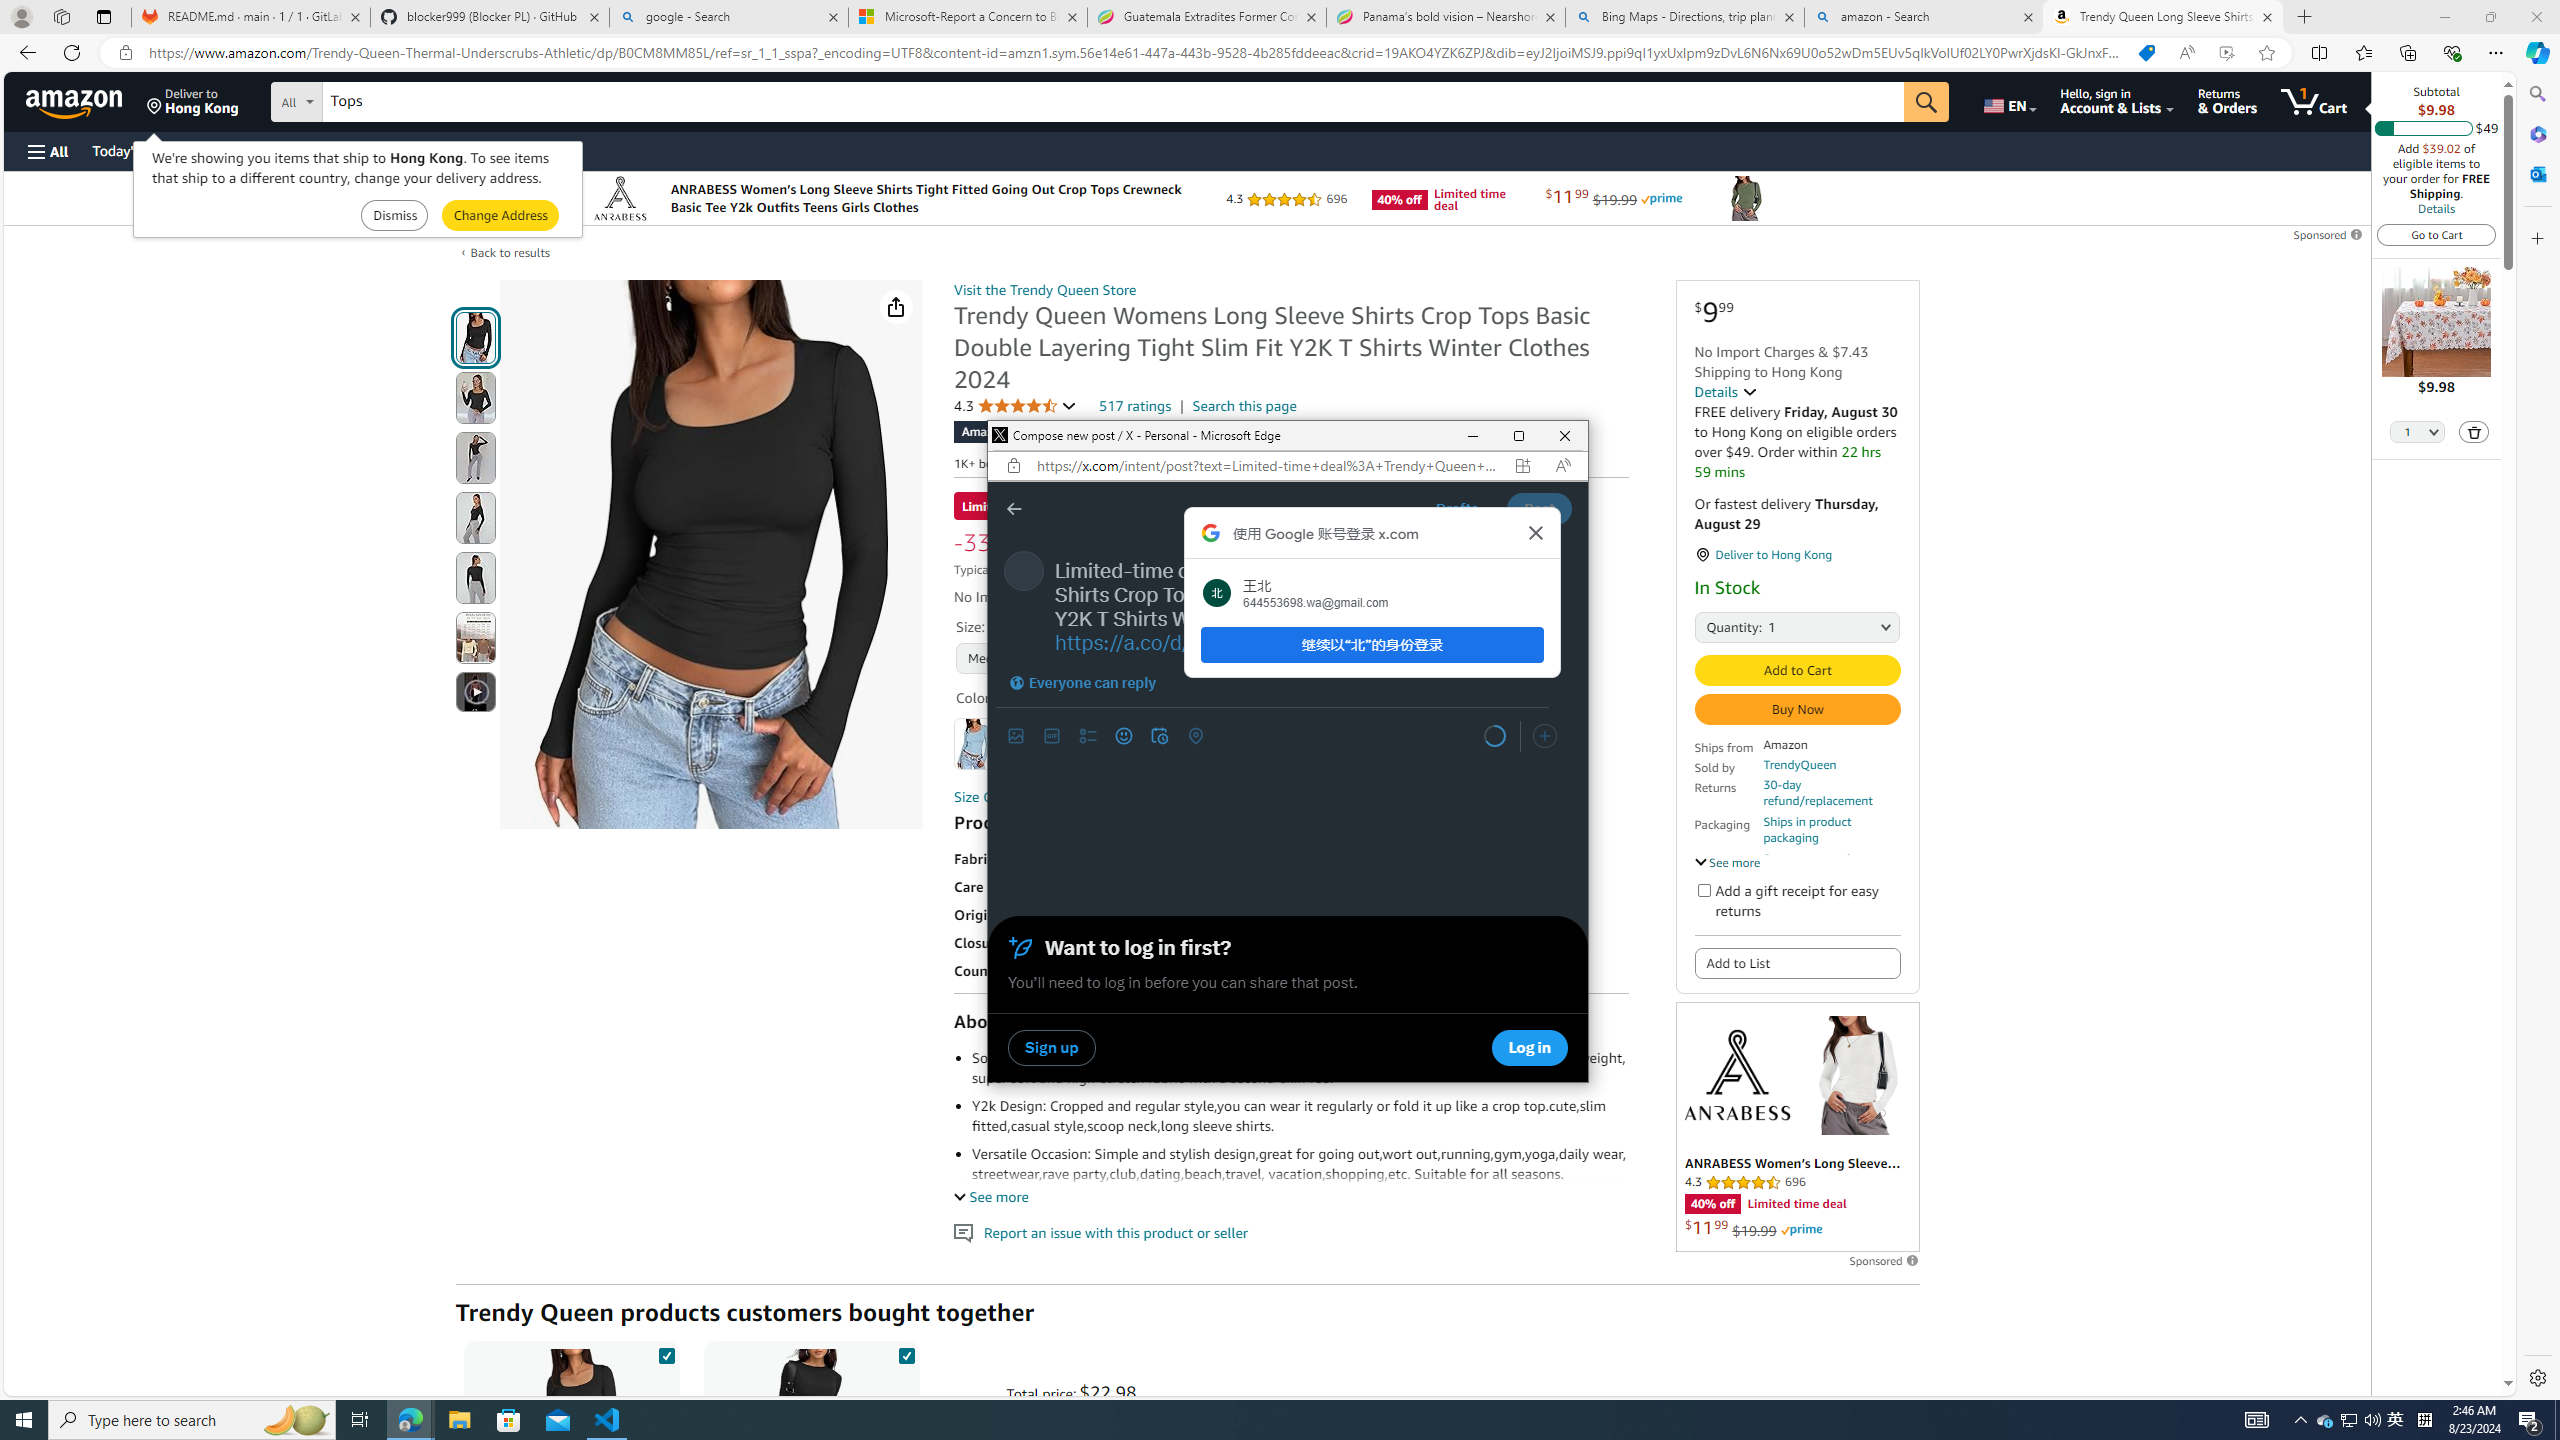  Describe the element at coordinates (1044, 290) in the screenshot. I see `'Visit the Trendy Queen Store'` at that location.